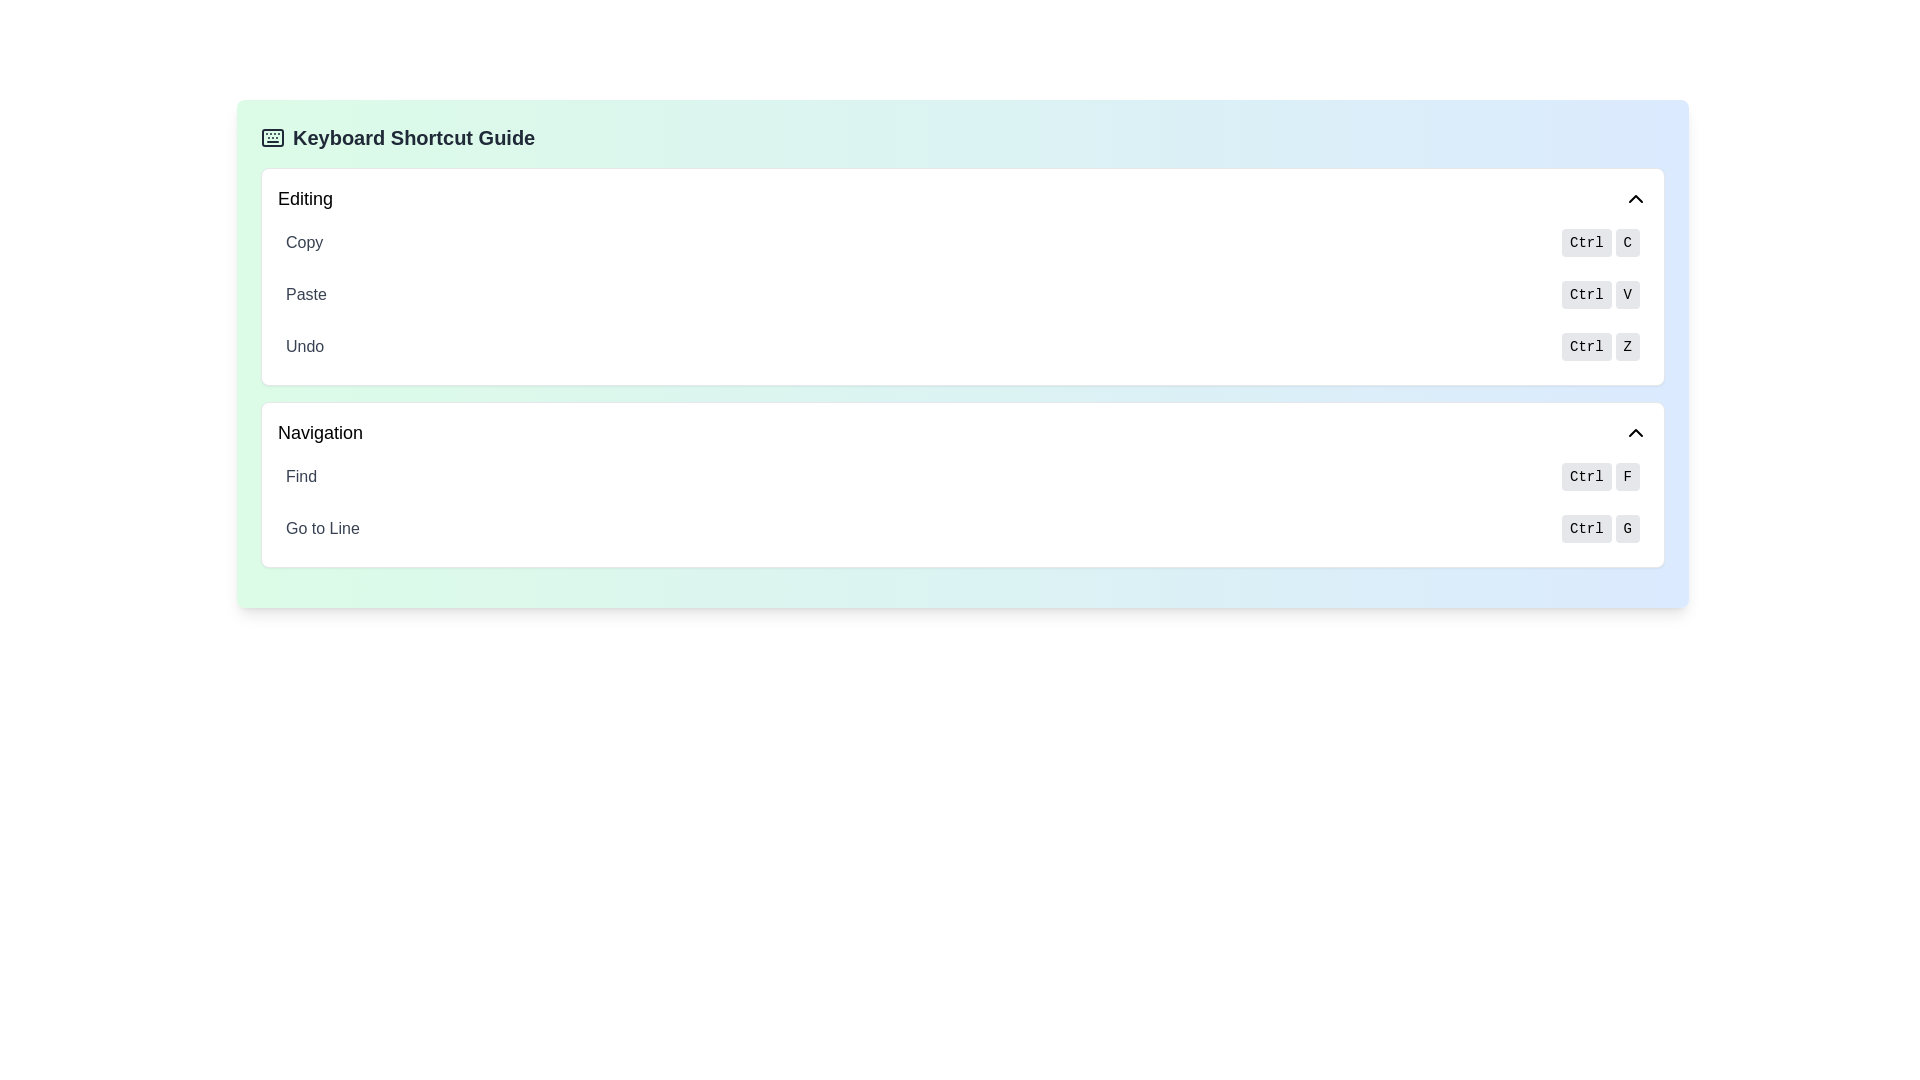 The height and width of the screenshot is (1080, 1920). Describe the element at coordinates (1600, 242) in the screenshot. I see `the 'Ctrl + C' keyboard shortcut label located in the 'Copy' section at the top of the 'Editing' section of the 'Keyboard Shortcut Guide'` at that location.